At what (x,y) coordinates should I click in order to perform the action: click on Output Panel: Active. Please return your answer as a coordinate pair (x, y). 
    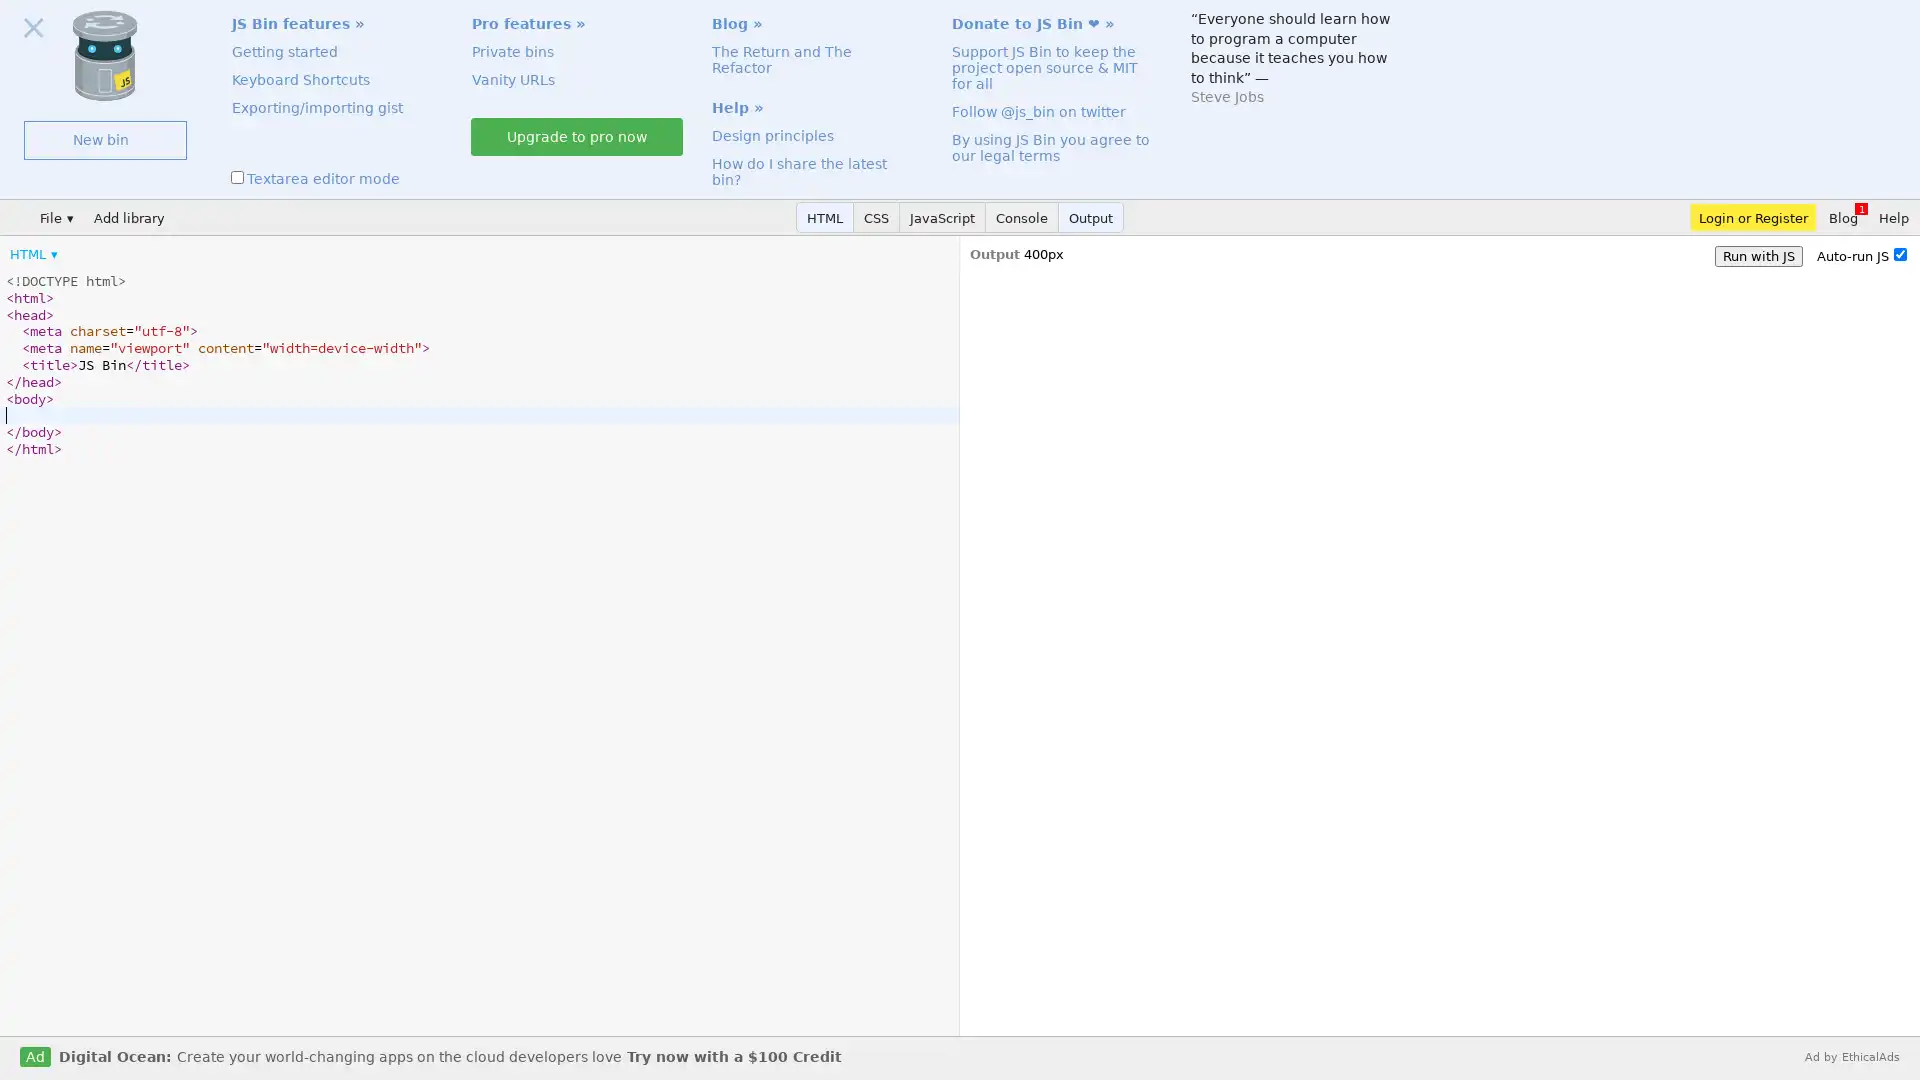
    Looking at the image, I should click on (1090, 217).